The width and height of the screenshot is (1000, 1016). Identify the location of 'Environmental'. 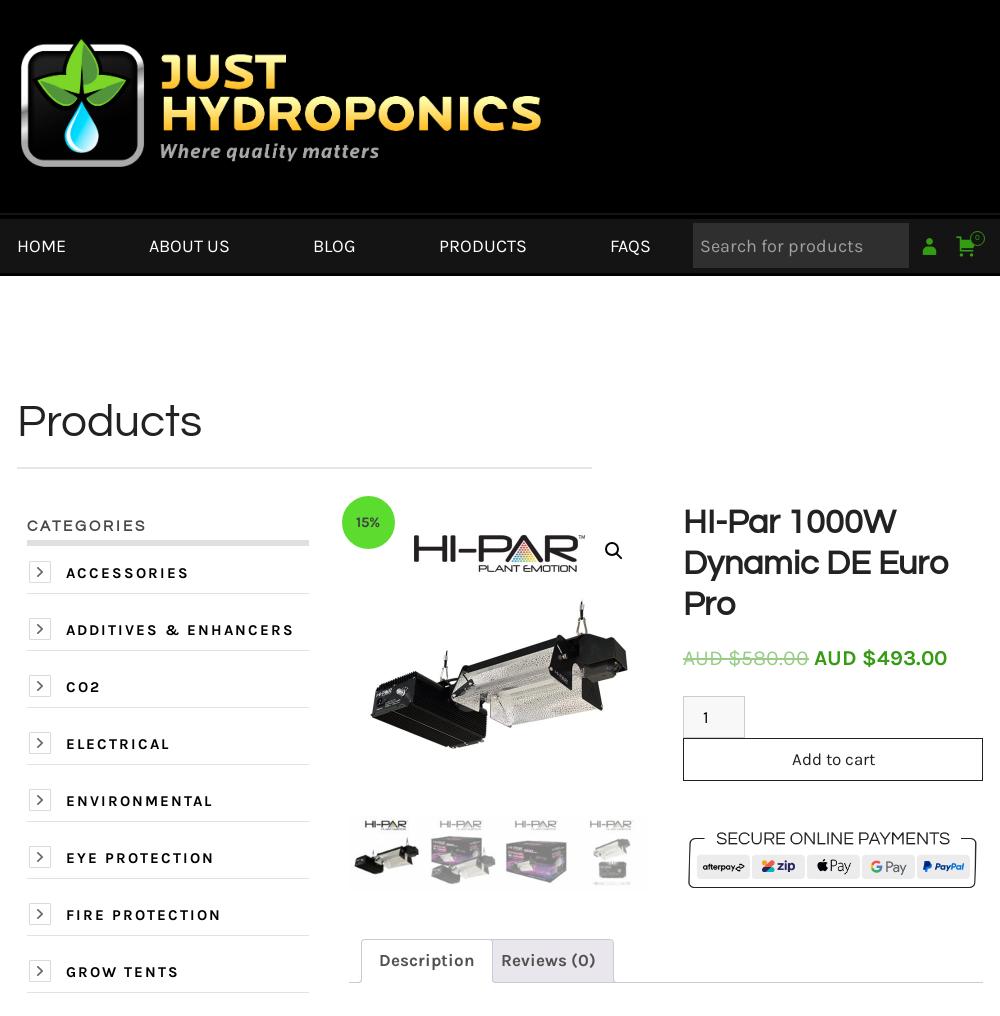
(139, 800).